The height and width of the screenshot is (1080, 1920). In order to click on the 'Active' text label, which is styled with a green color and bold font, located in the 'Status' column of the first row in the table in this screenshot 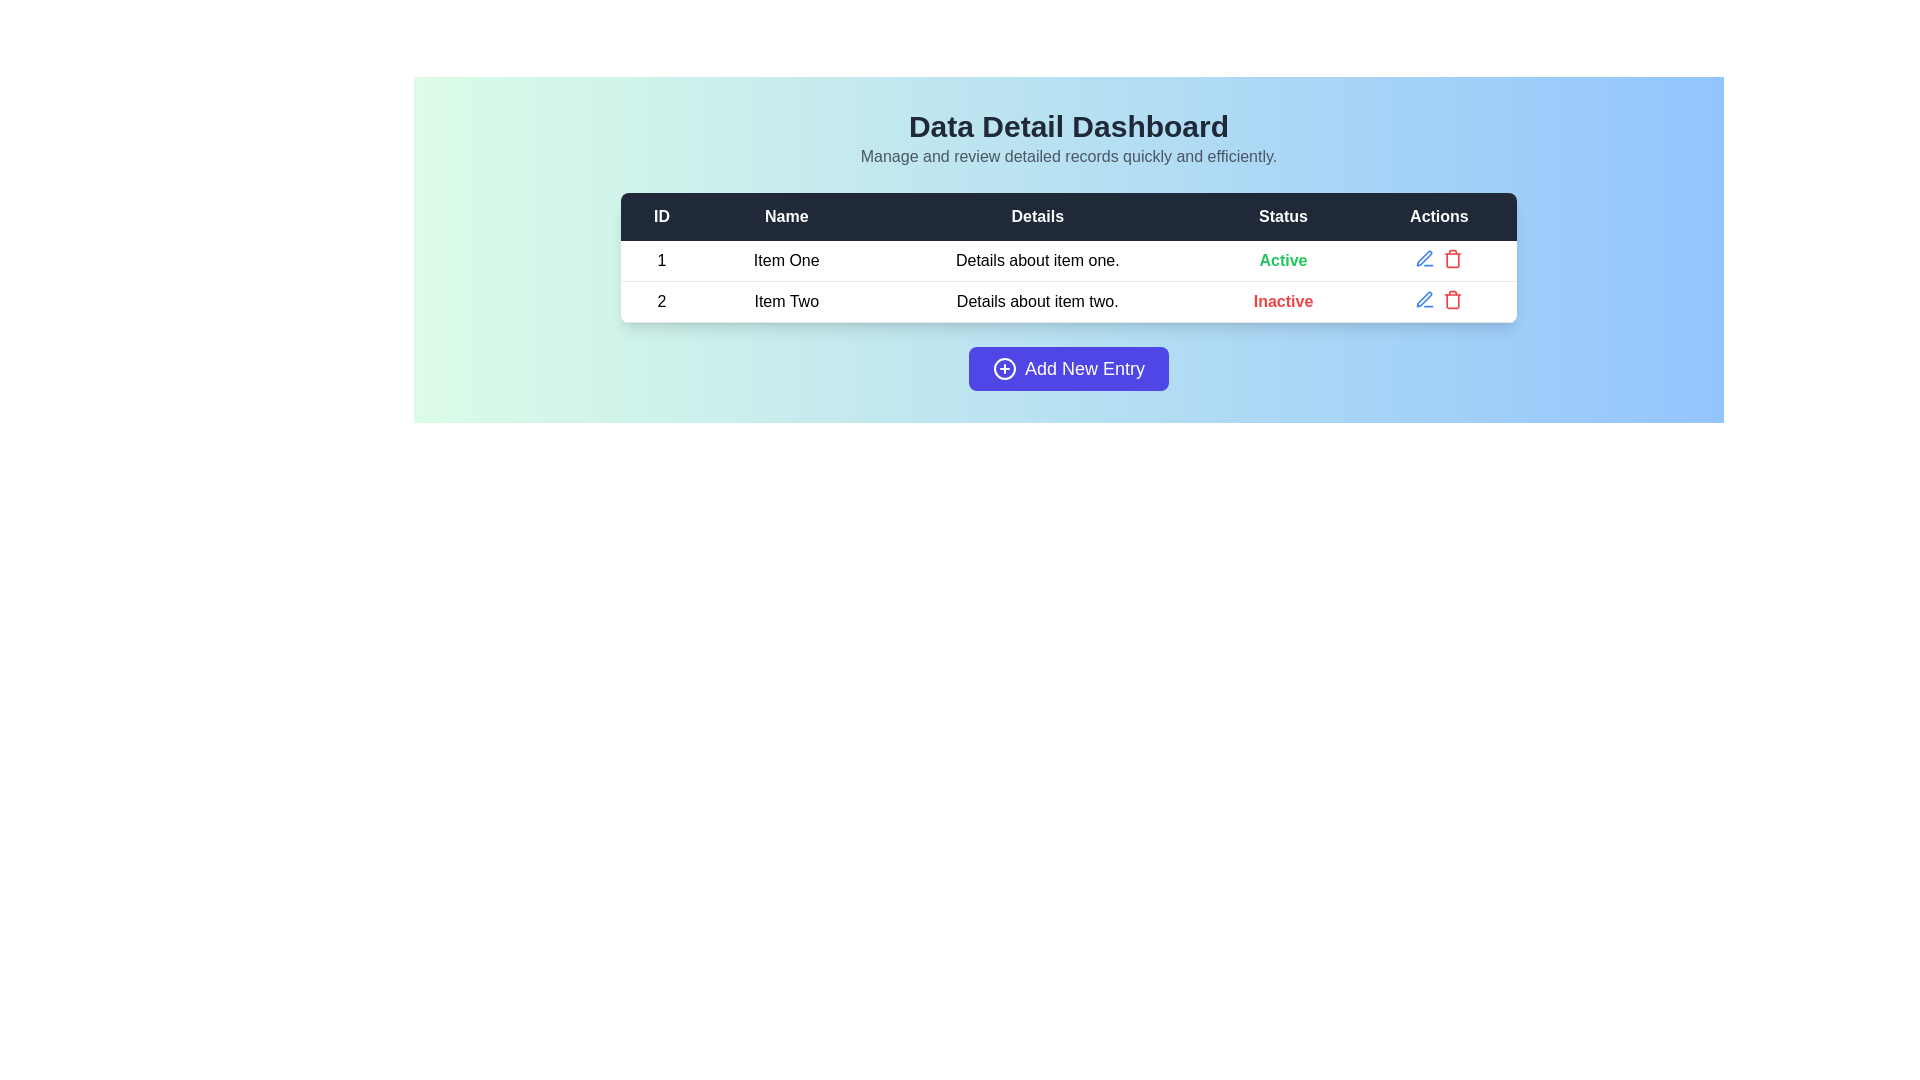, I will do `click(1283, 259)`.